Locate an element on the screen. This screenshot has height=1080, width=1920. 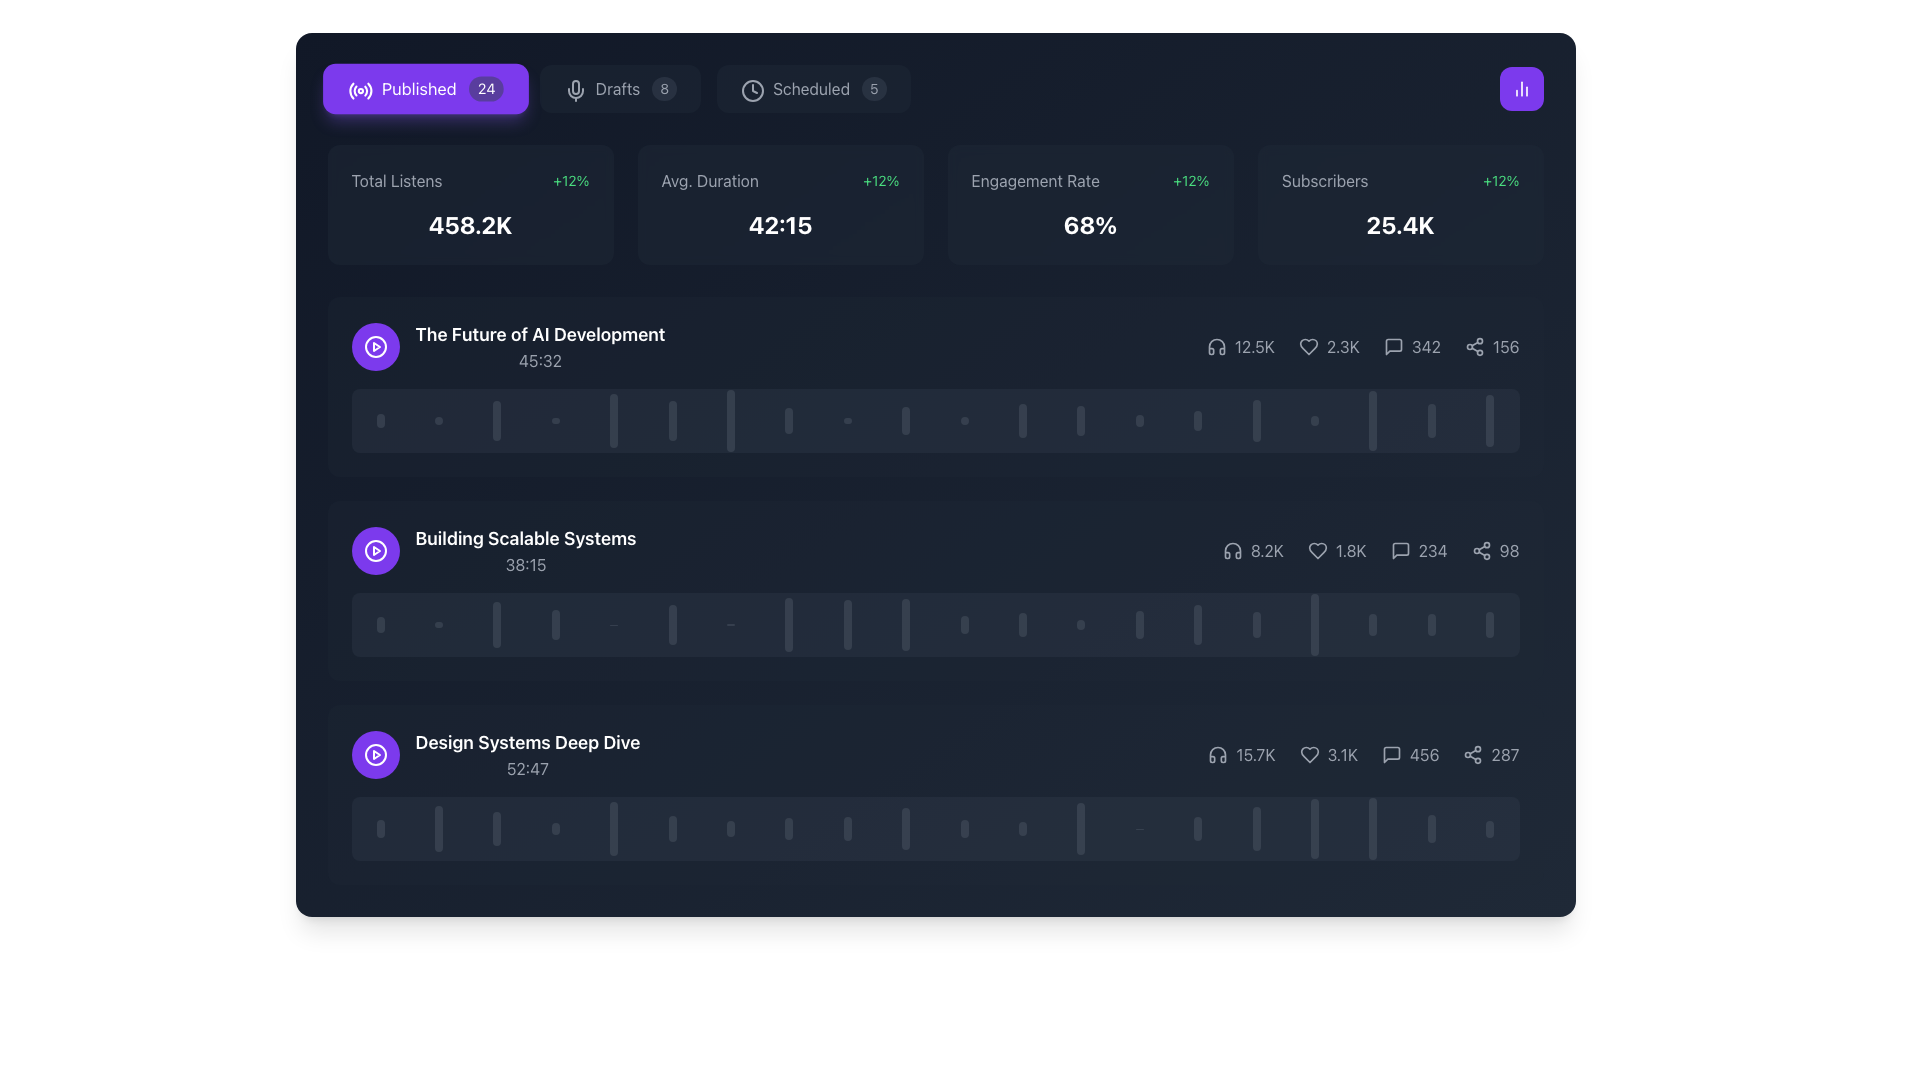
the small gray badge with the numerical value '8' located is located at coordinates (664, 87).